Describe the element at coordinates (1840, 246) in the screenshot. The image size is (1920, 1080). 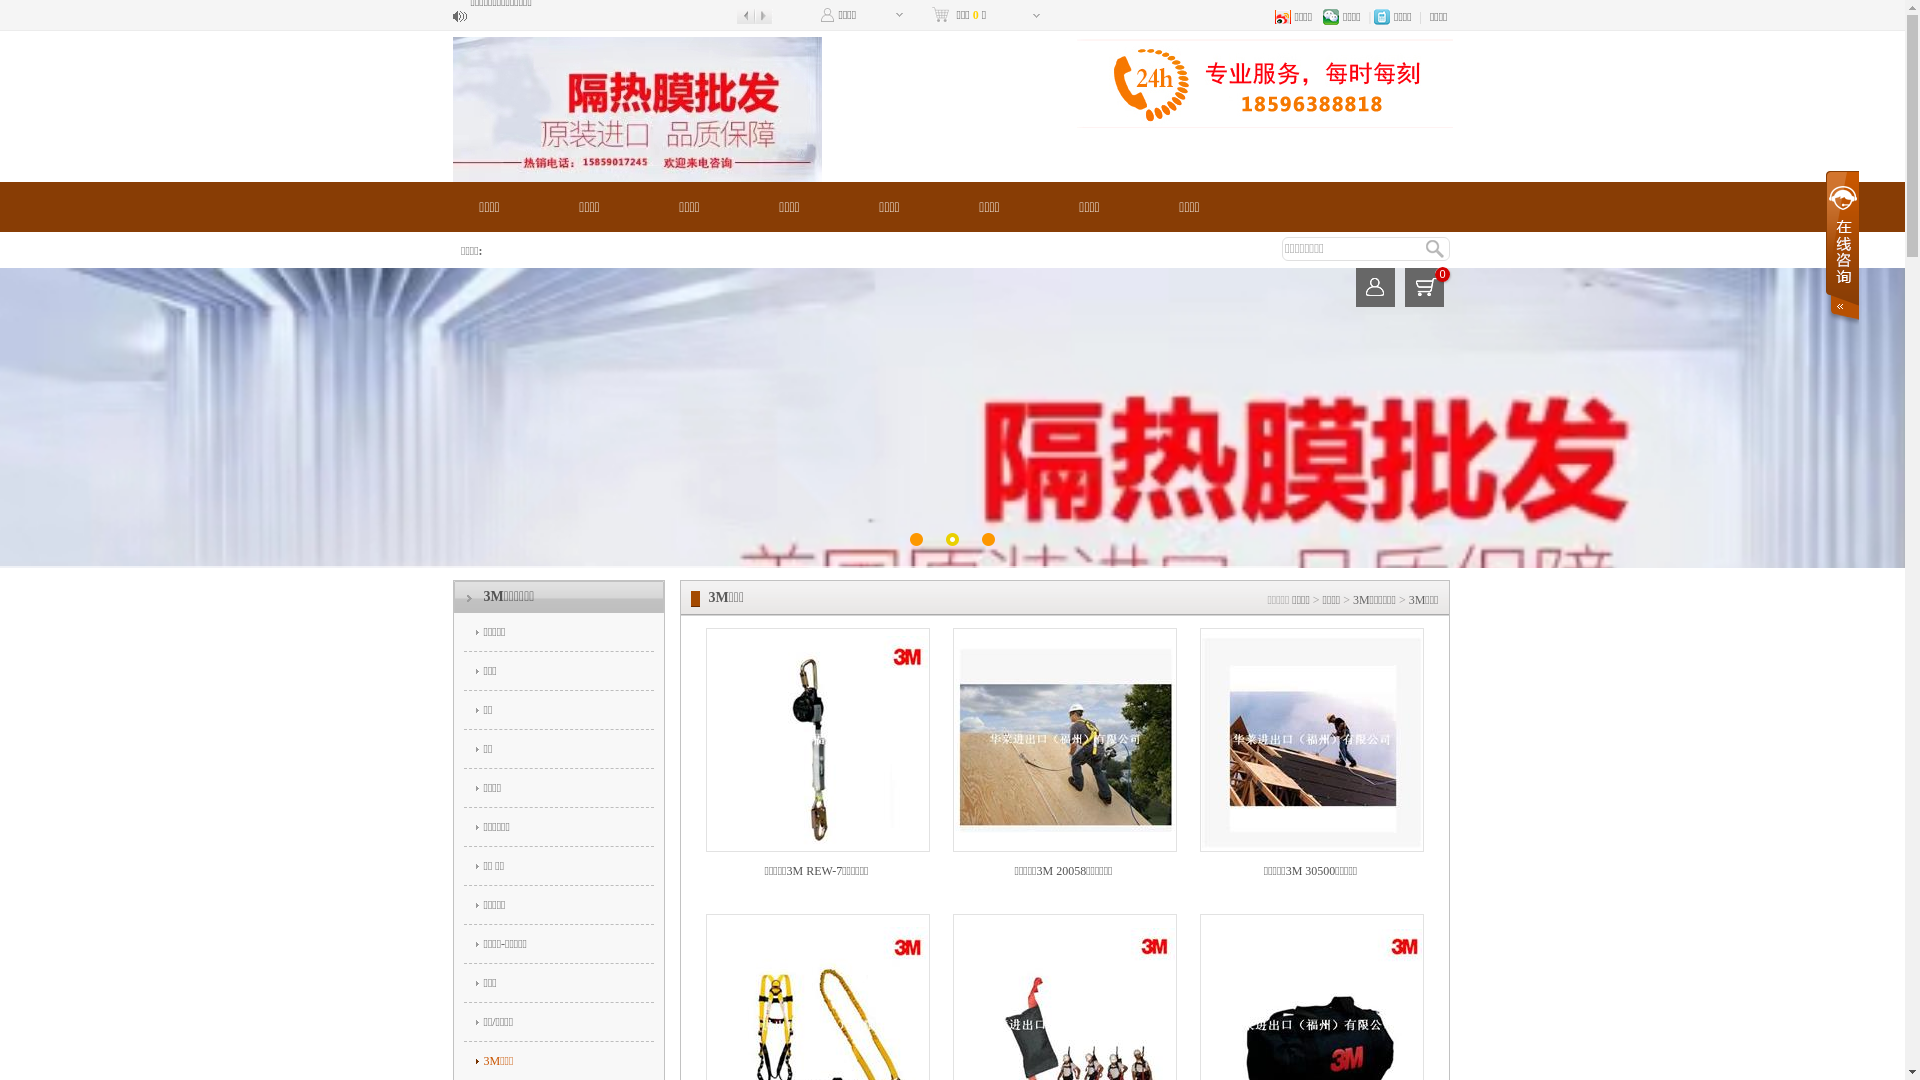
I see `' '` at that location.